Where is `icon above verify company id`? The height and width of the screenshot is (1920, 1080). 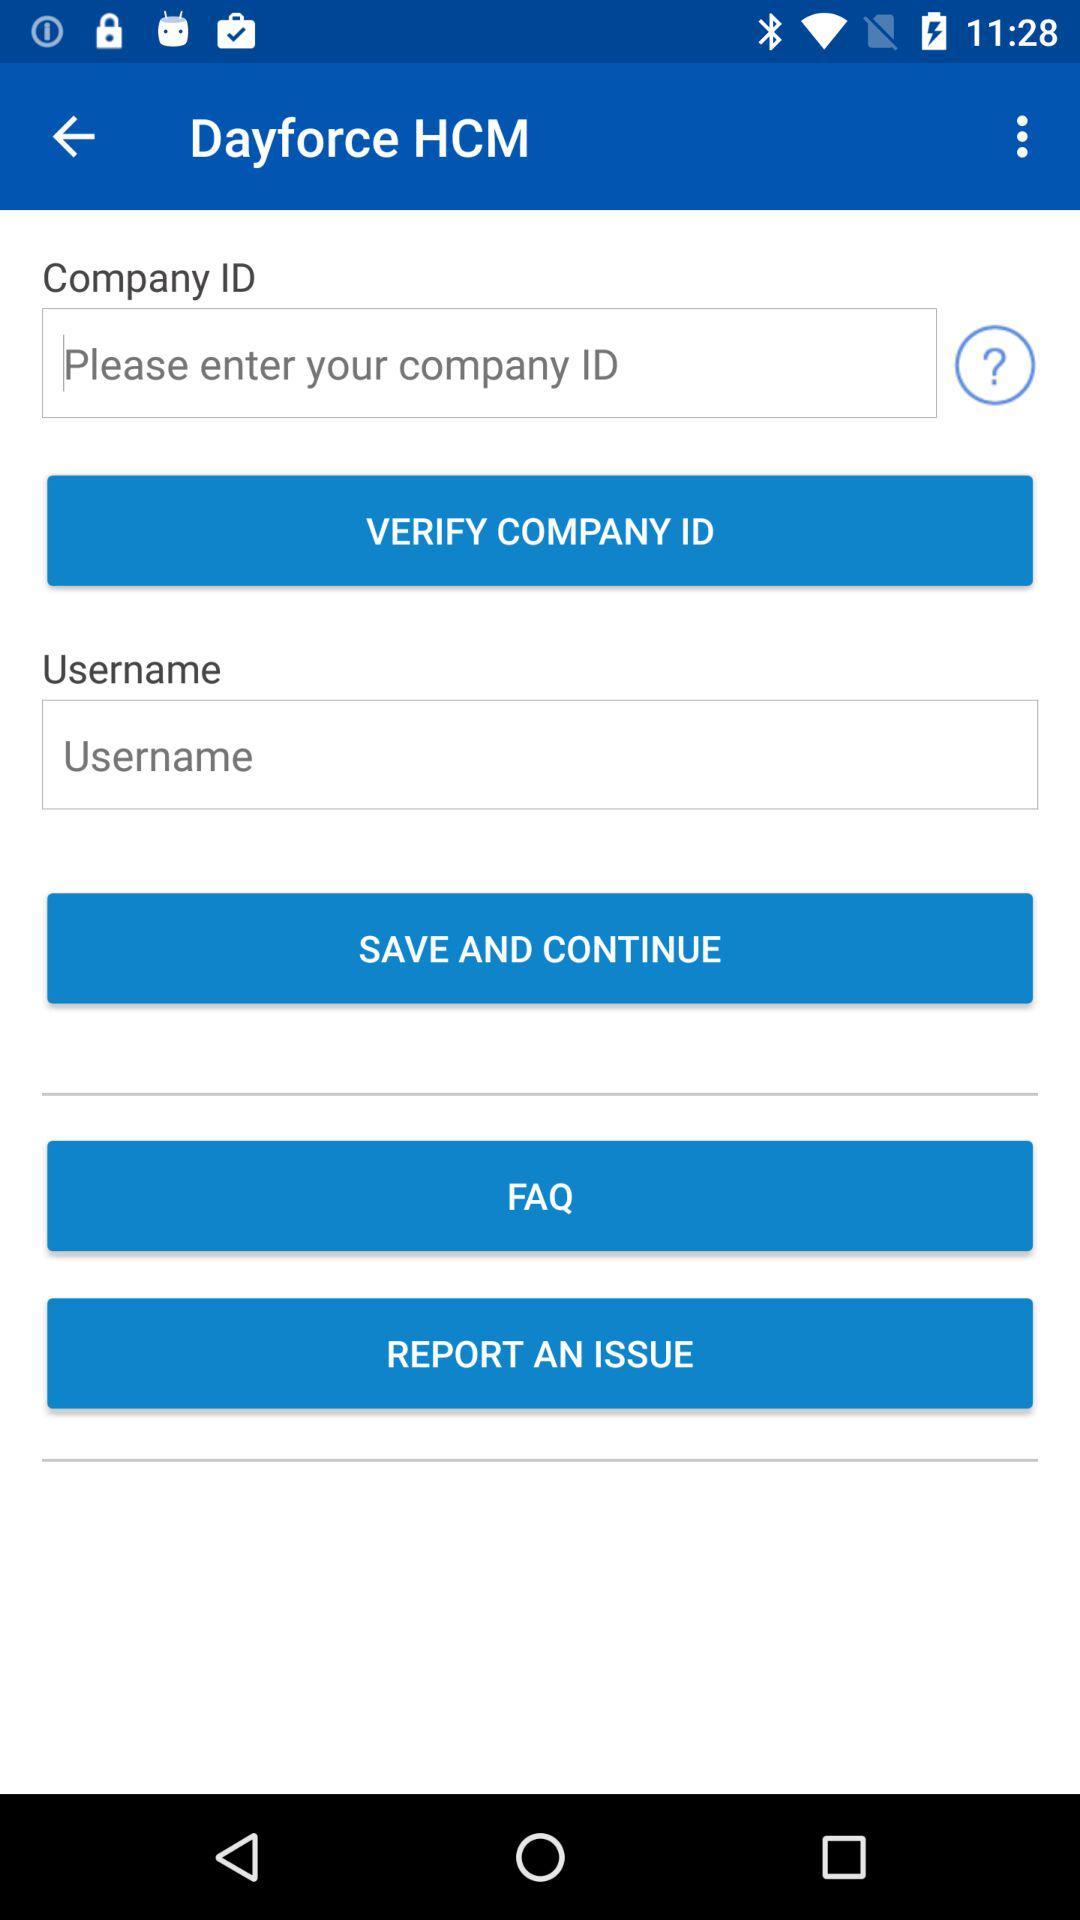 icon above verify company id is located at coordinates (994, 363).